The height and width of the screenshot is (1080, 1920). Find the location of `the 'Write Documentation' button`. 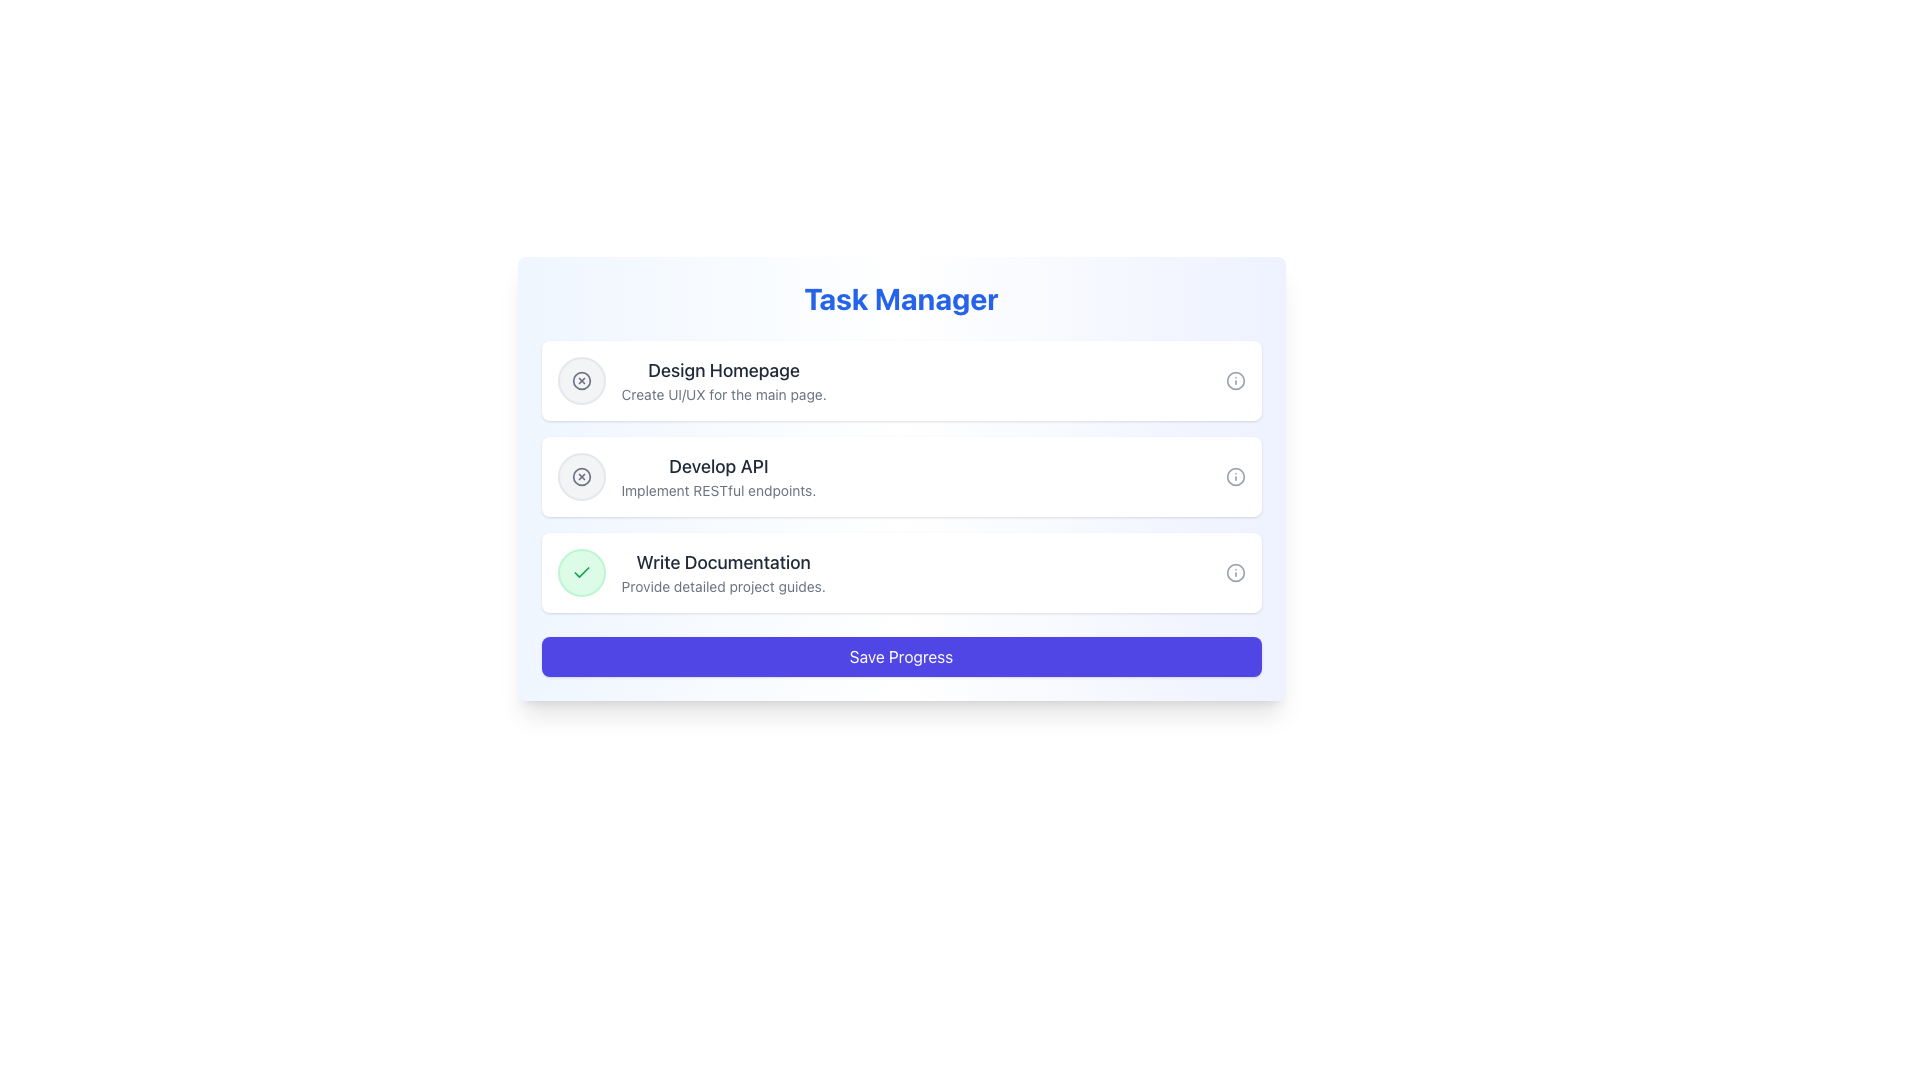

the 'Write Documentation' button is located at coordinates (580, 573).